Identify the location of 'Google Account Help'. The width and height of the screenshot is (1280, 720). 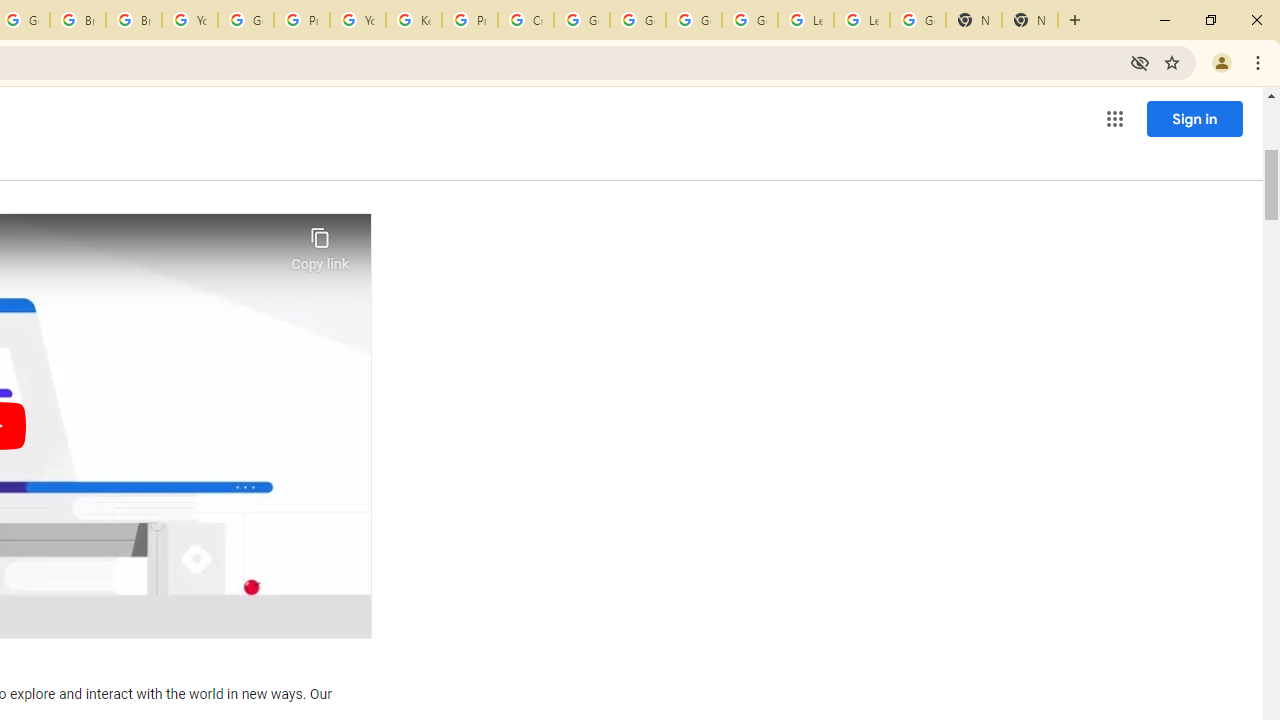
(693, 20).